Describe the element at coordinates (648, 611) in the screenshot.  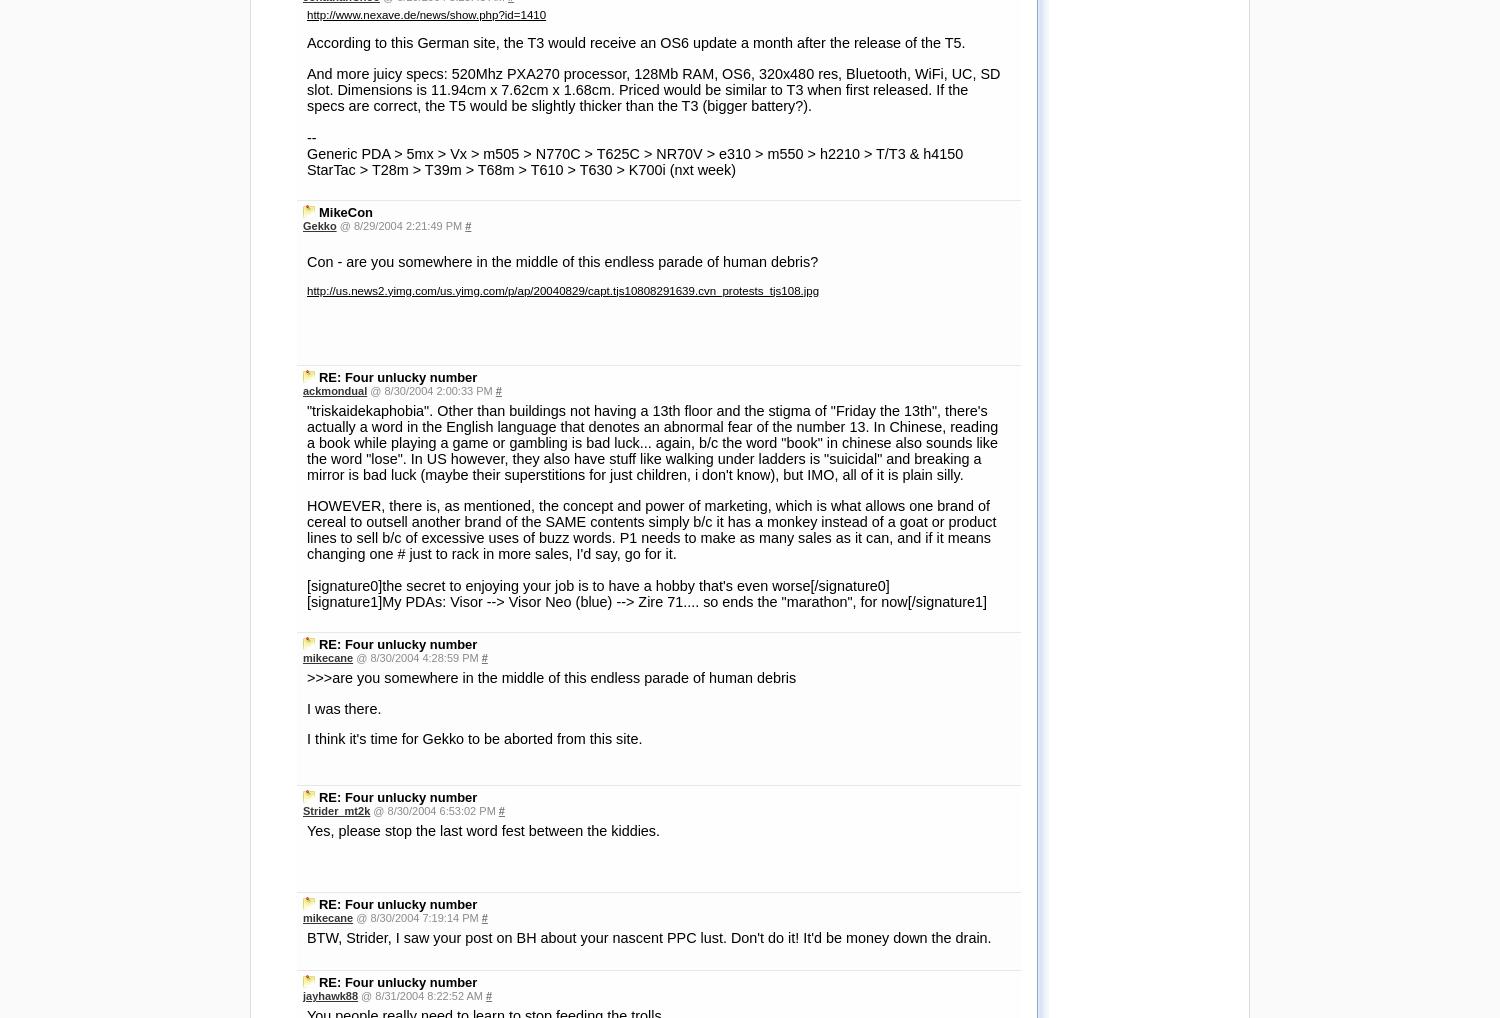
I see `'"Hey, Gekko, about 200 of your FELLOW CITIZENS got arrested last night in the New New York City Police State because they DARED to want to ride BICYCLES past the convention site. Doesn't that just warm the ****les of your dictatorial heart?'` at that location.